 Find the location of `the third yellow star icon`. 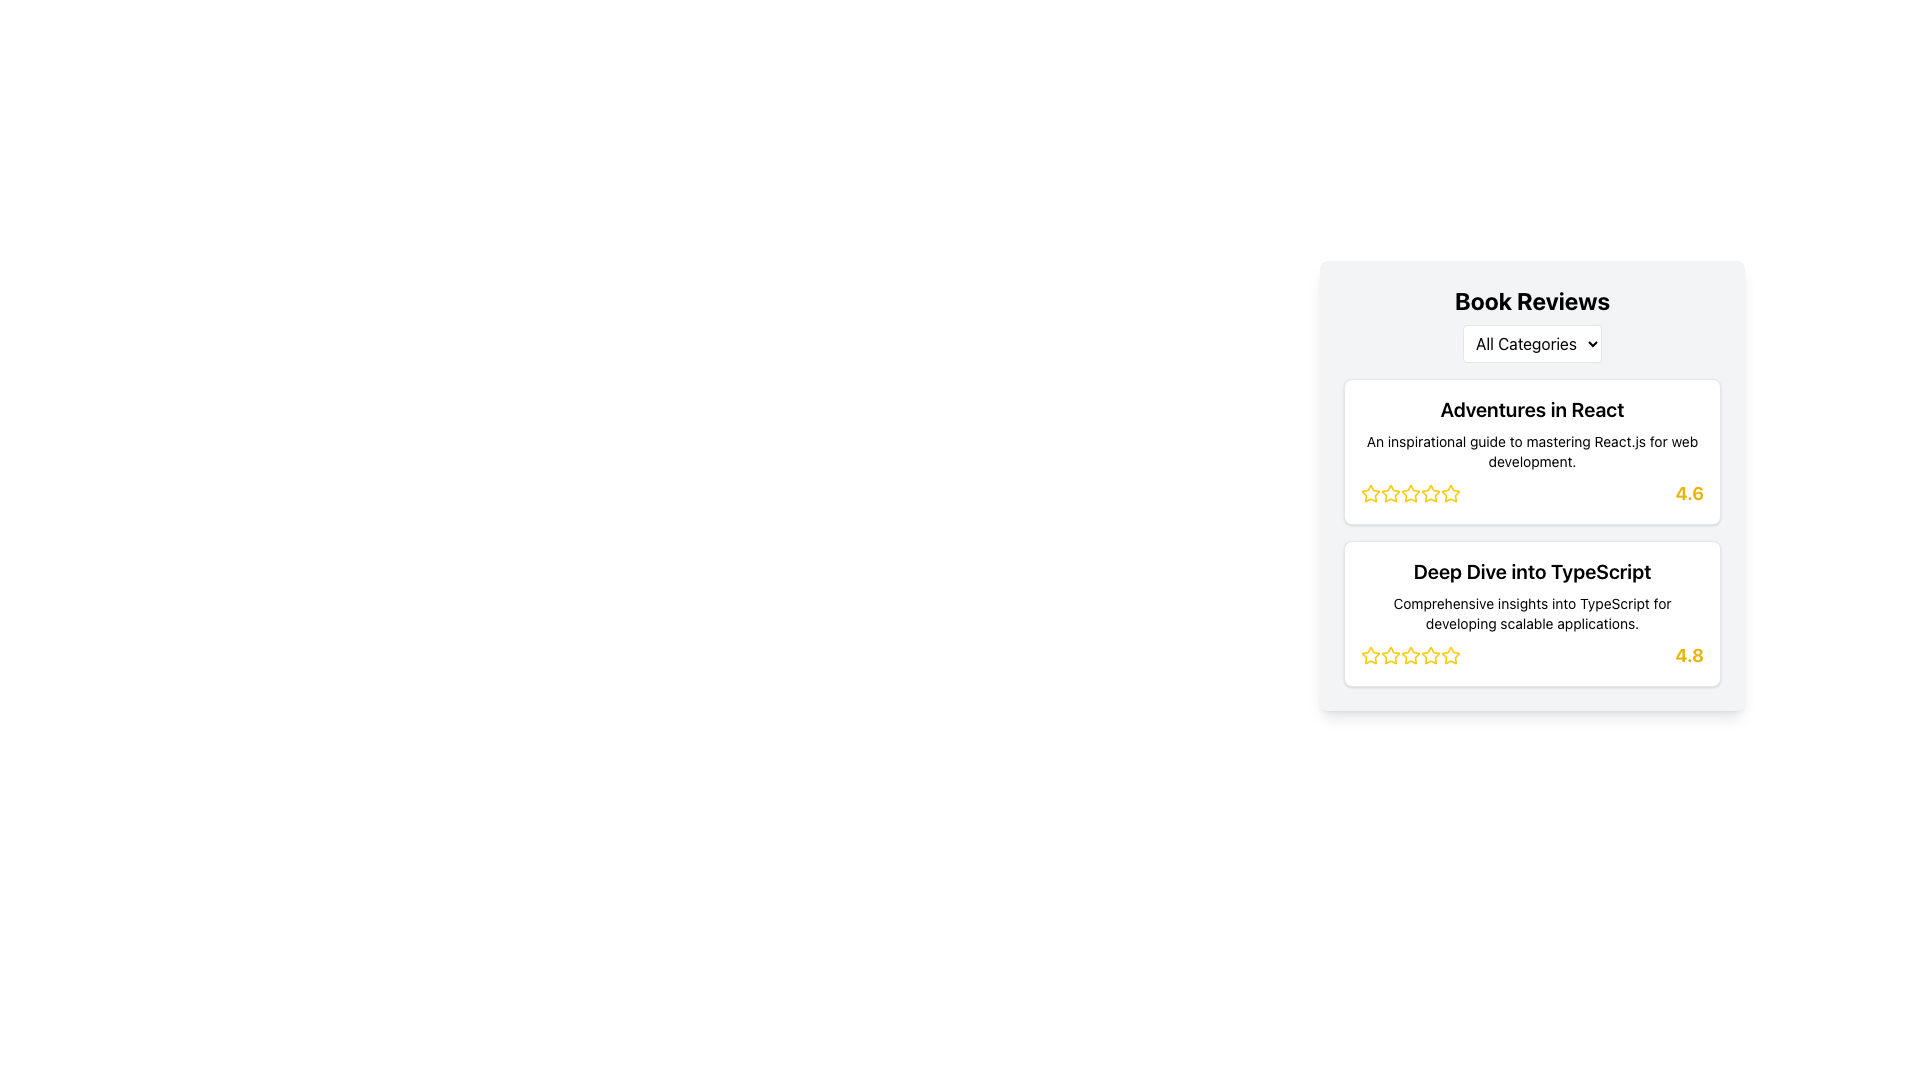

the third yellow star icon is located at coordinates (1390, 655).